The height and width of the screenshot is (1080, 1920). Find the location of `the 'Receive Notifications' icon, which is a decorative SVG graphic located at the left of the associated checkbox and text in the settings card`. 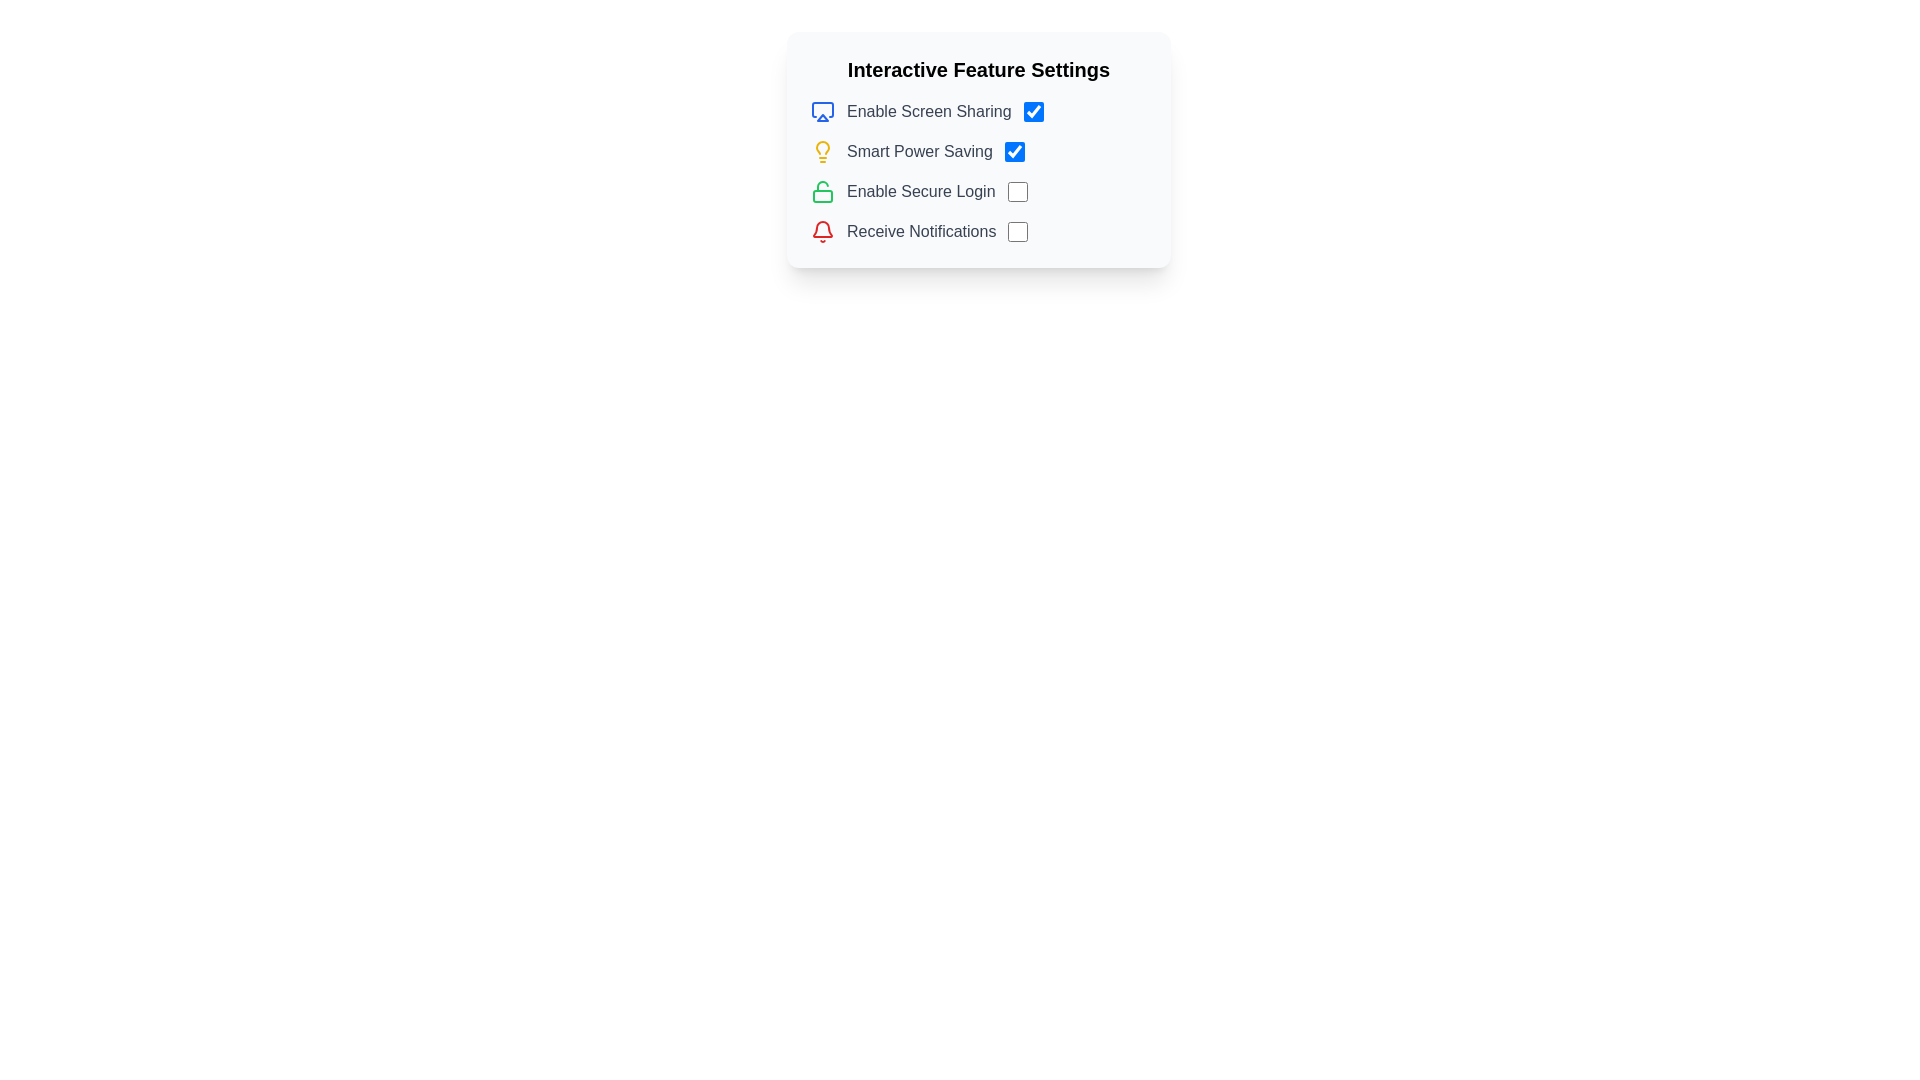

the 'Receive Notifications' icon, which is a decorative SVG graphic located at the left of the associated checkbox and text in the settings card is located at coordinates (822, 230).